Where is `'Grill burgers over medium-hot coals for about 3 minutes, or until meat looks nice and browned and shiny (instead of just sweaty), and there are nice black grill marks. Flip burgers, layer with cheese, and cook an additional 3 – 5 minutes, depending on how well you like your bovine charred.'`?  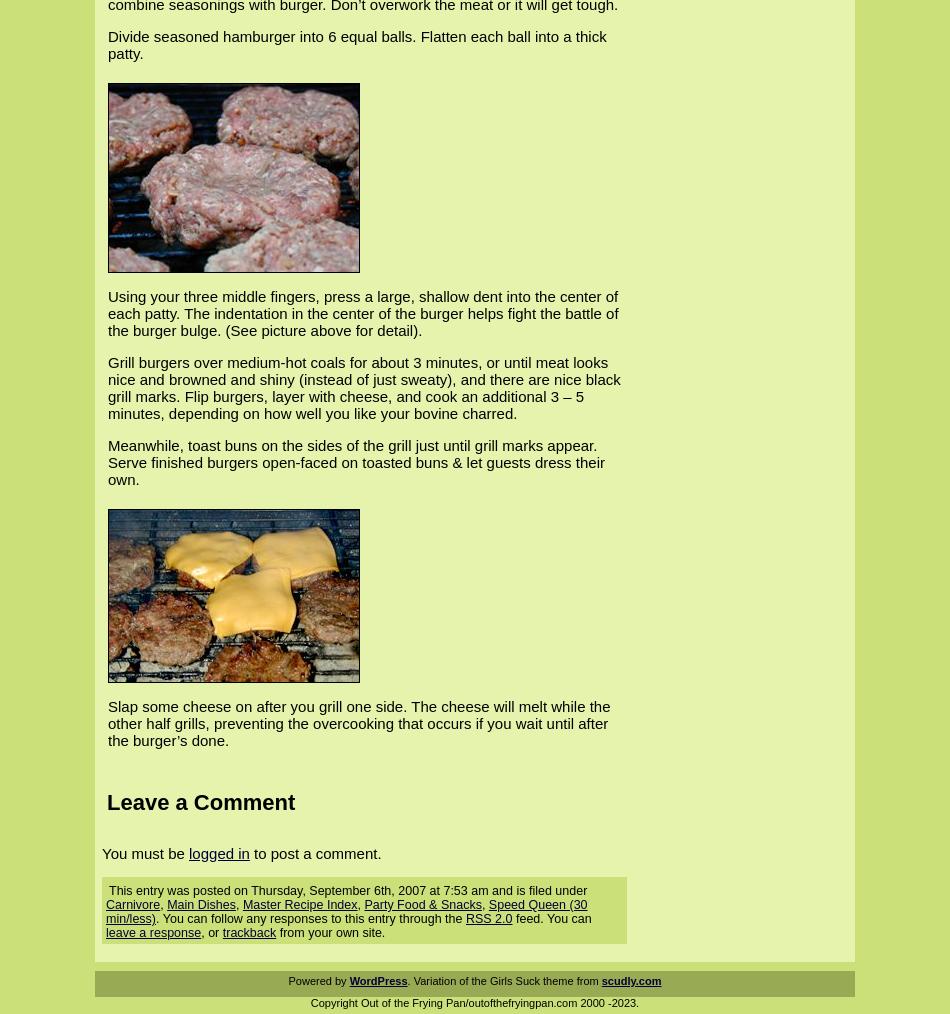 'Grill burgers over medium-hot coals for about 3 minutes, or until meat looks nice and browned and shiny (instead of just sweaty), and there are nice black grill marks. Flip burgers, layer with cheese, and cook an additional 3 – 5 minutes, depending on how well you like your bovine charred.' is located at coordinates (363, 386).